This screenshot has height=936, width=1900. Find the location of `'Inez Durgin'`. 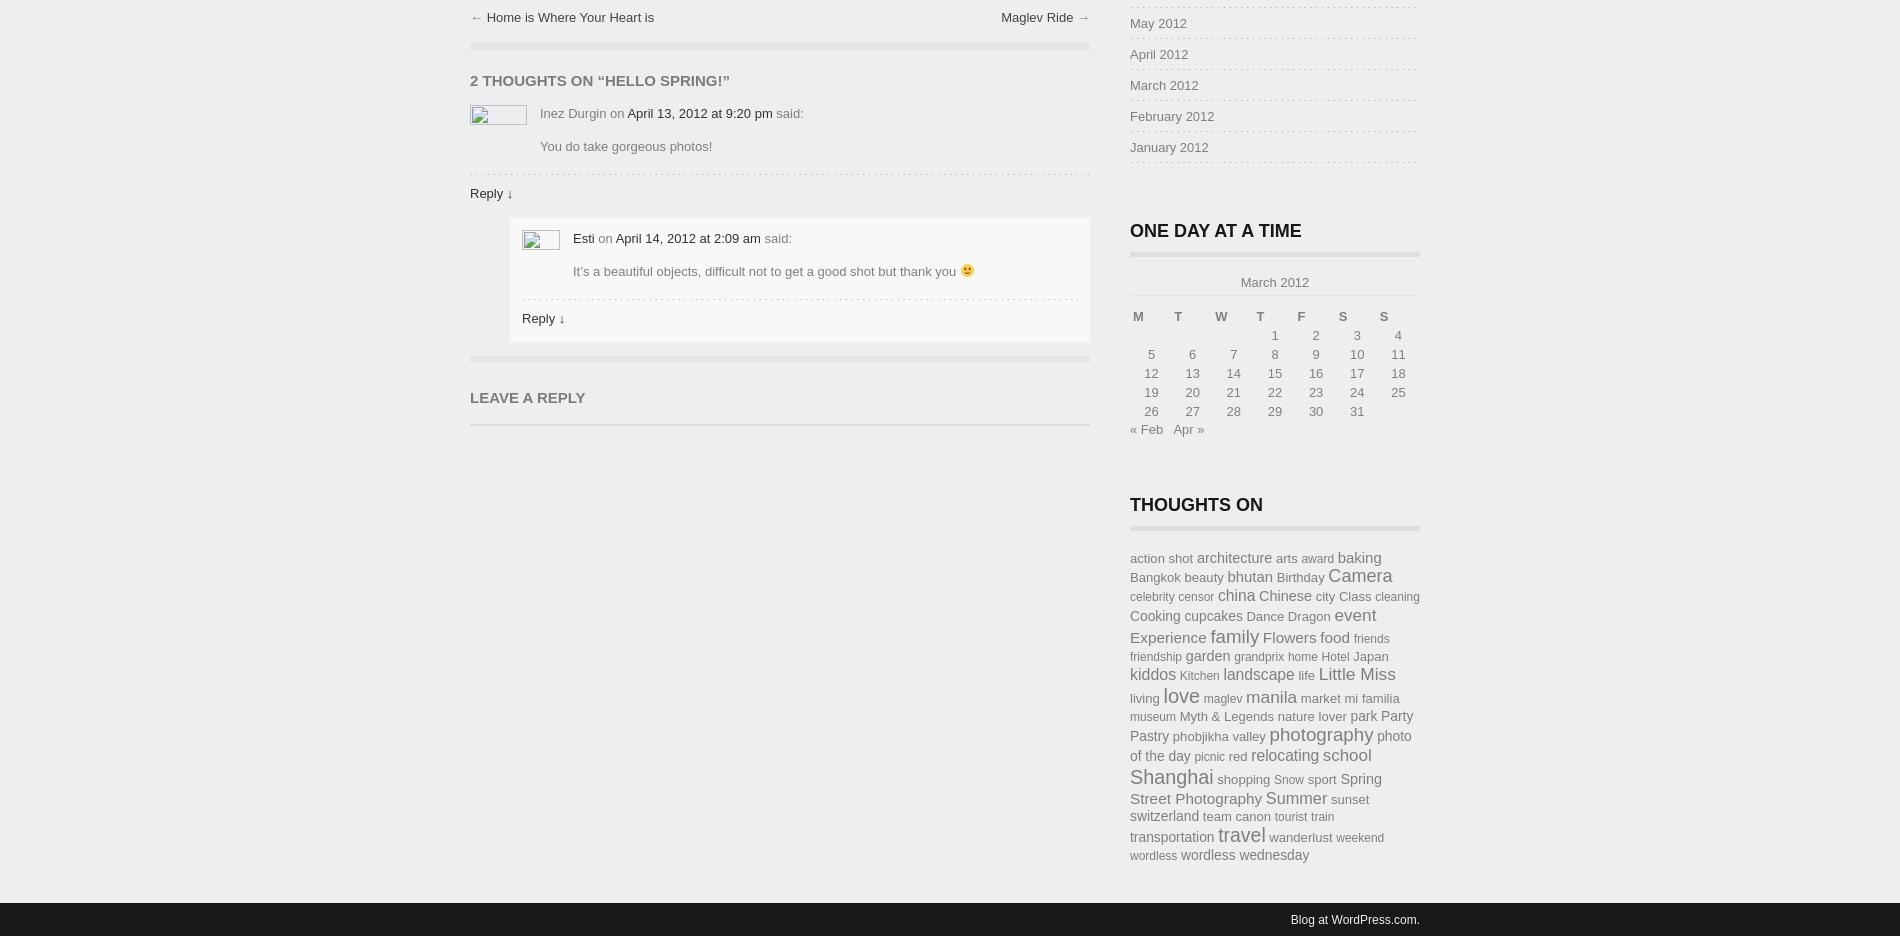

'Inez Durgin' is located at coordinates (539, 111).